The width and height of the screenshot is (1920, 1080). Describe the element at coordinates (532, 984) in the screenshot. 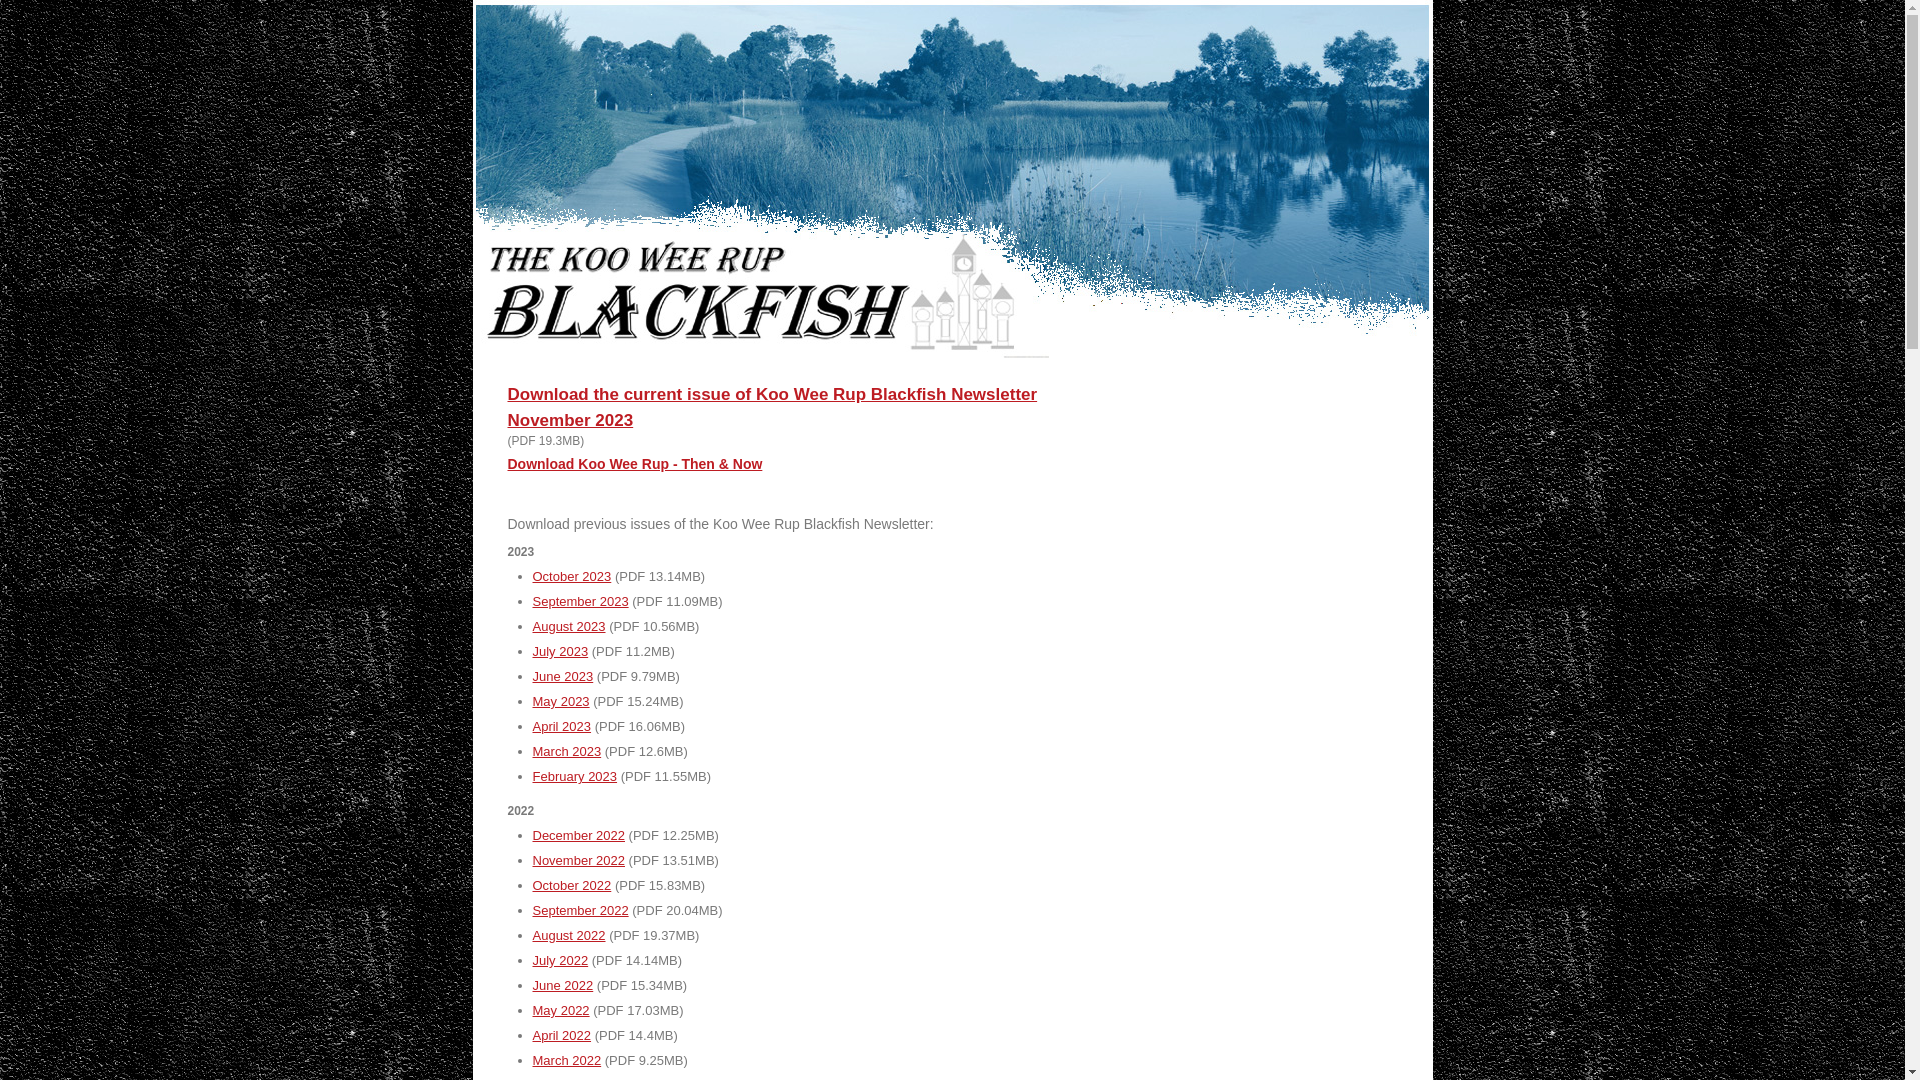

I see `'June 2022'` at that location.